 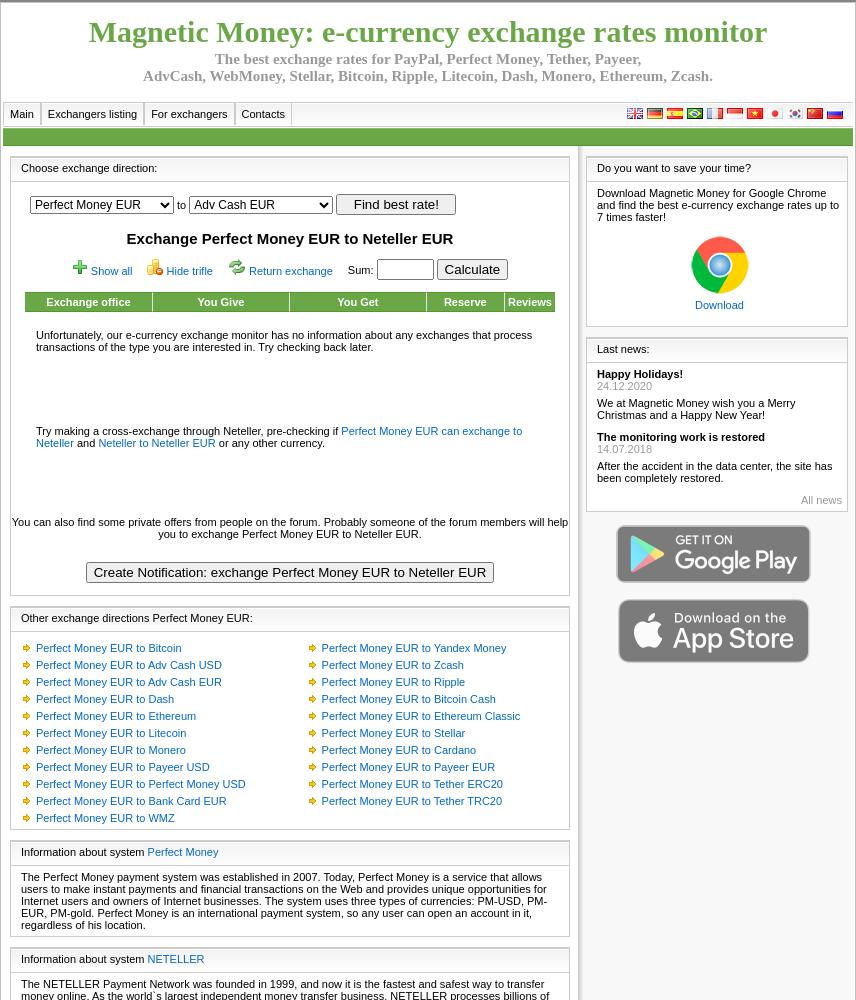 I want to click on 'NETELLER', so click(x=175, y=958).